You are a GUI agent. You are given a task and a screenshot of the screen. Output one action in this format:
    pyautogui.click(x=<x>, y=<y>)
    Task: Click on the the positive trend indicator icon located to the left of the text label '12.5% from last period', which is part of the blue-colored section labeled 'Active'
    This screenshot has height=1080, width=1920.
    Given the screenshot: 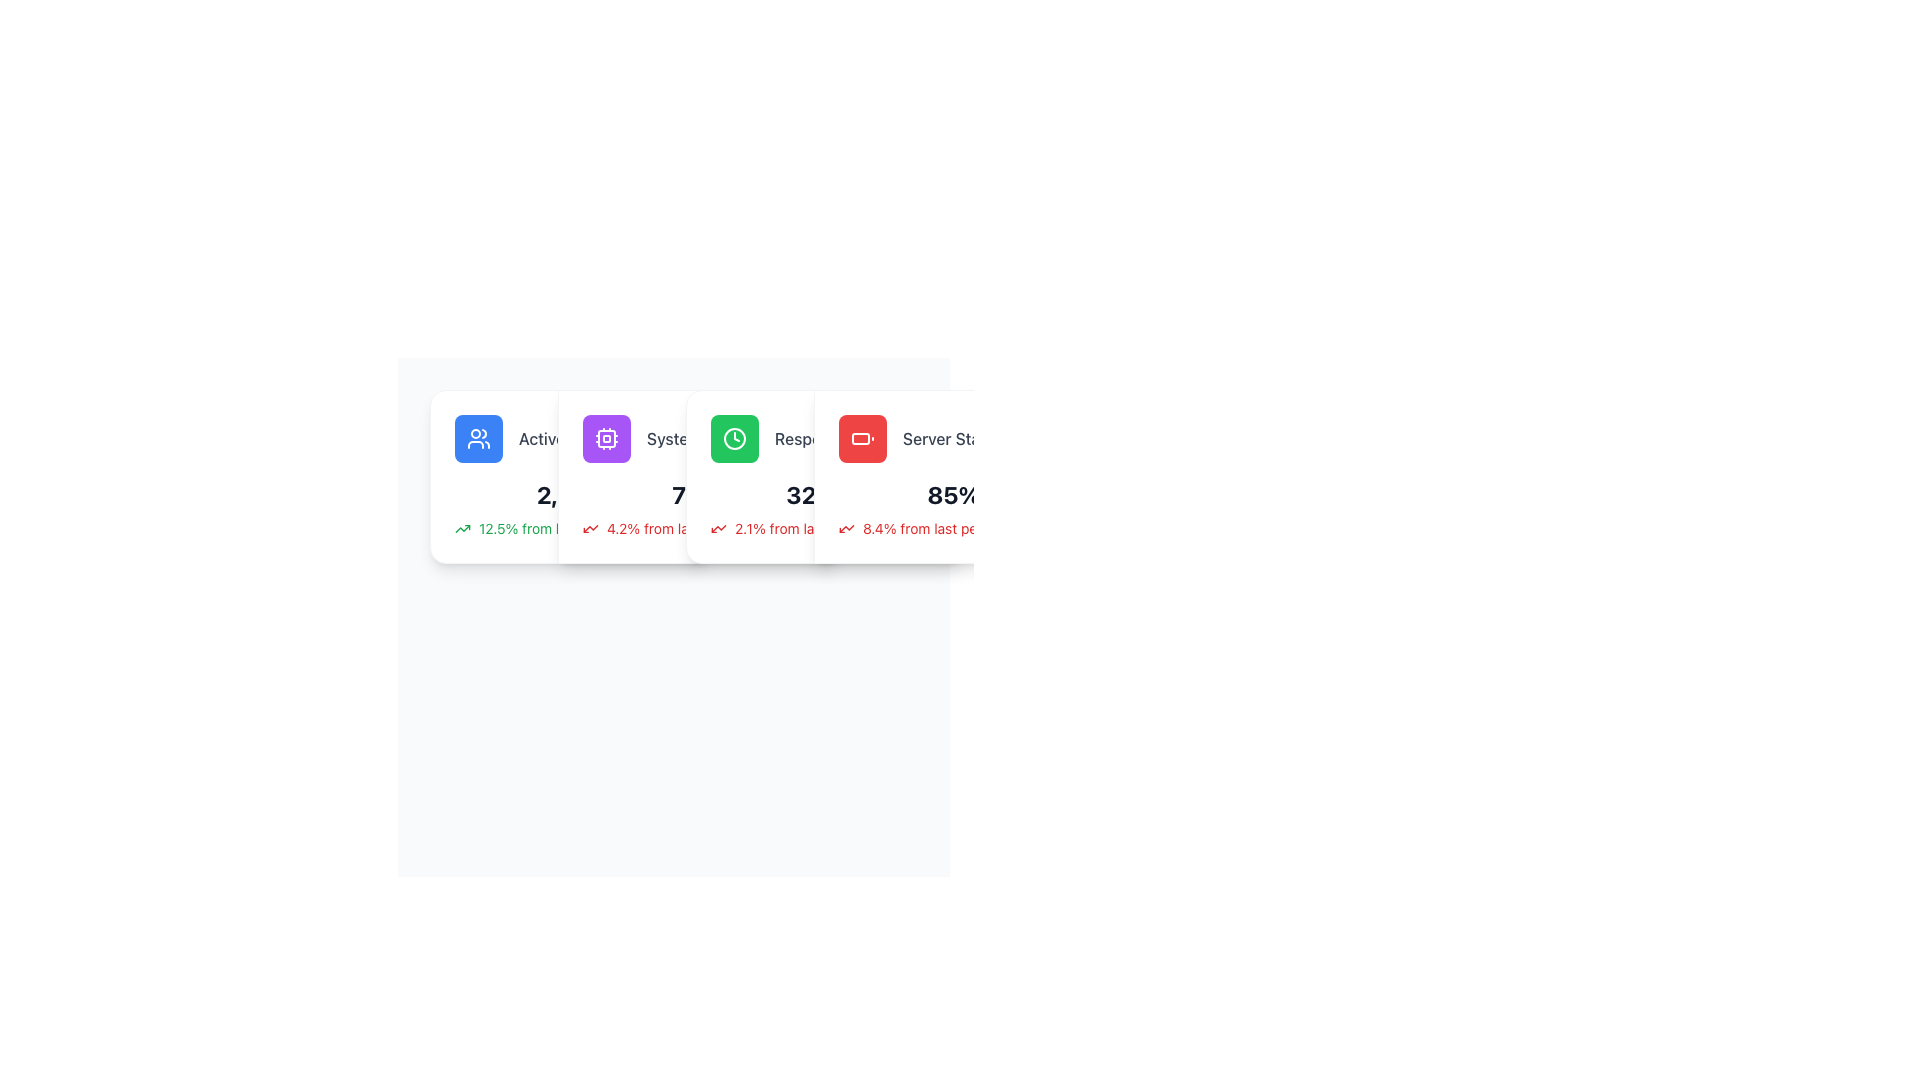 What is the action you would take?
    pyautogui.click(x=461, y=527)
    